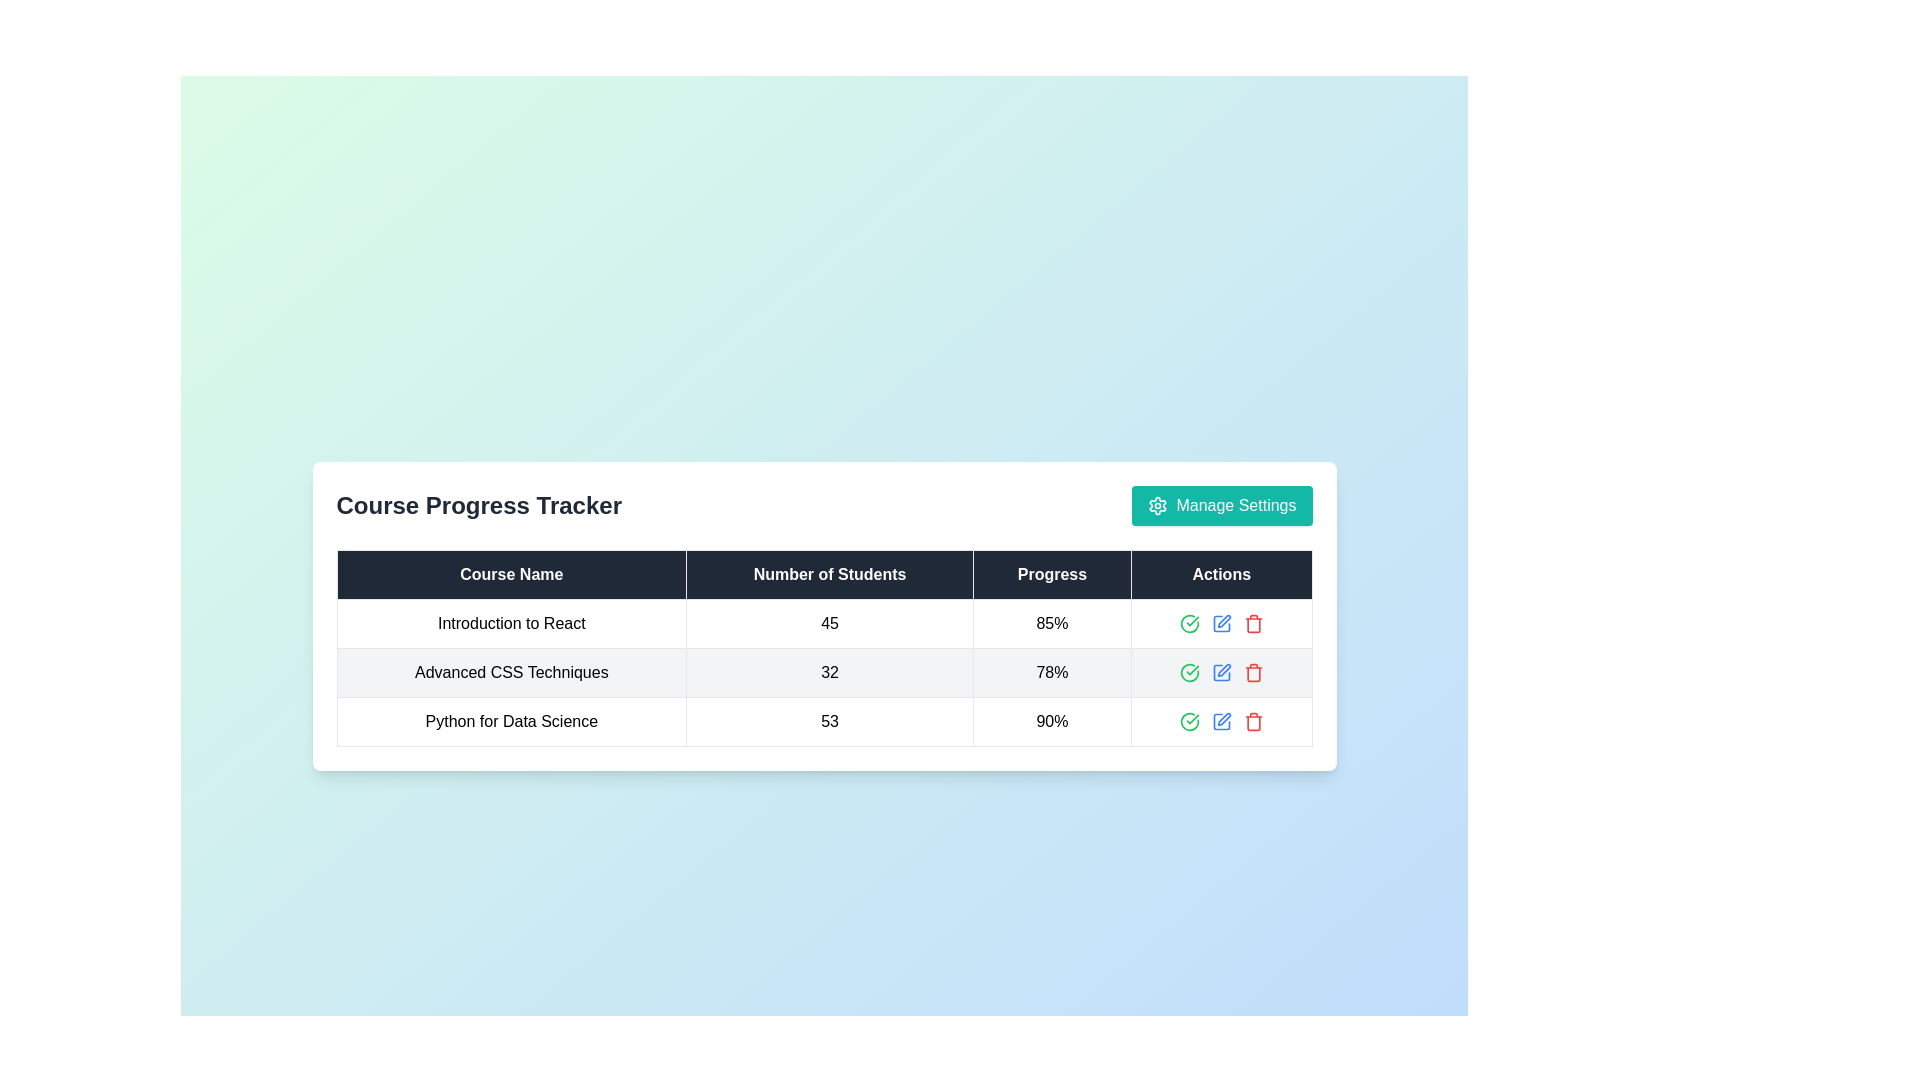  I want to click on the text label displaying the count of students enrolled in the 'Python for Data Science' course for accessibility purposes, so click(830, 721).